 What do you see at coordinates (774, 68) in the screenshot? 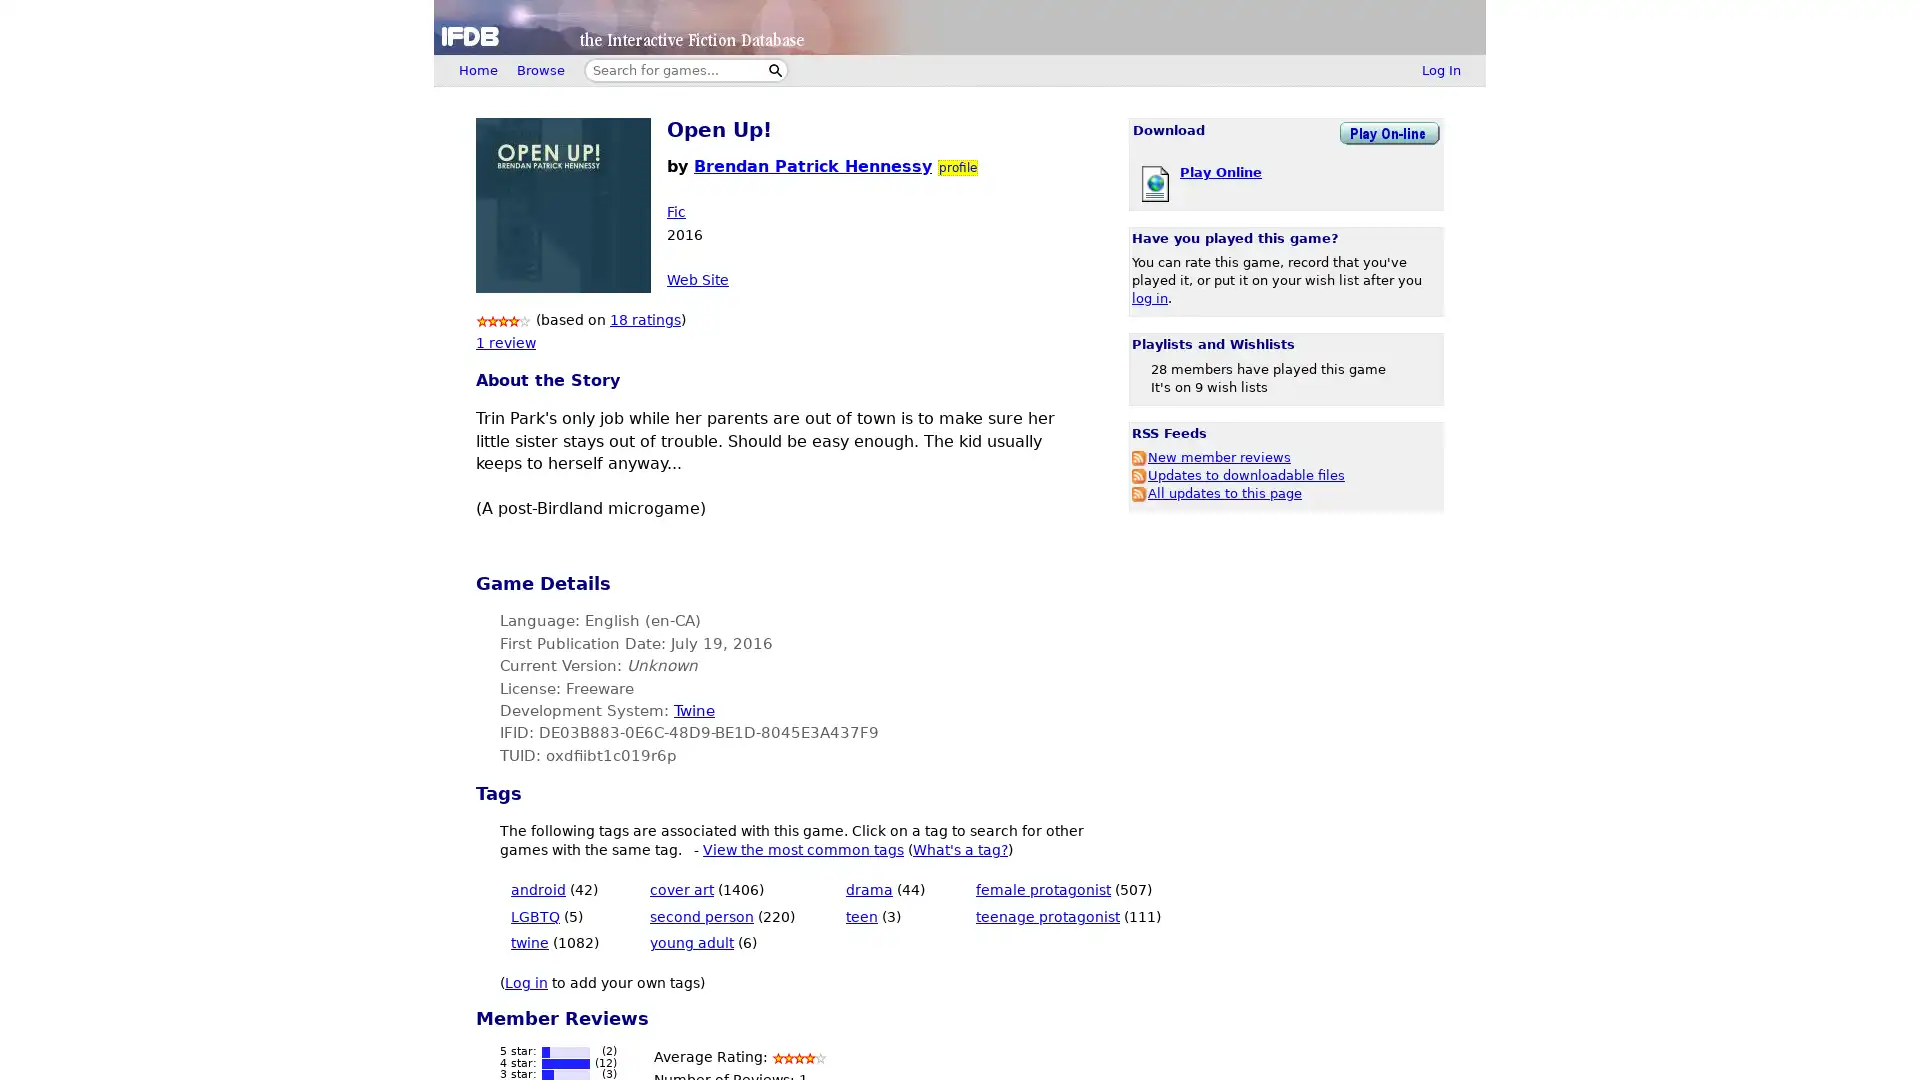
I see `Search` at bounding box center [774, 68].